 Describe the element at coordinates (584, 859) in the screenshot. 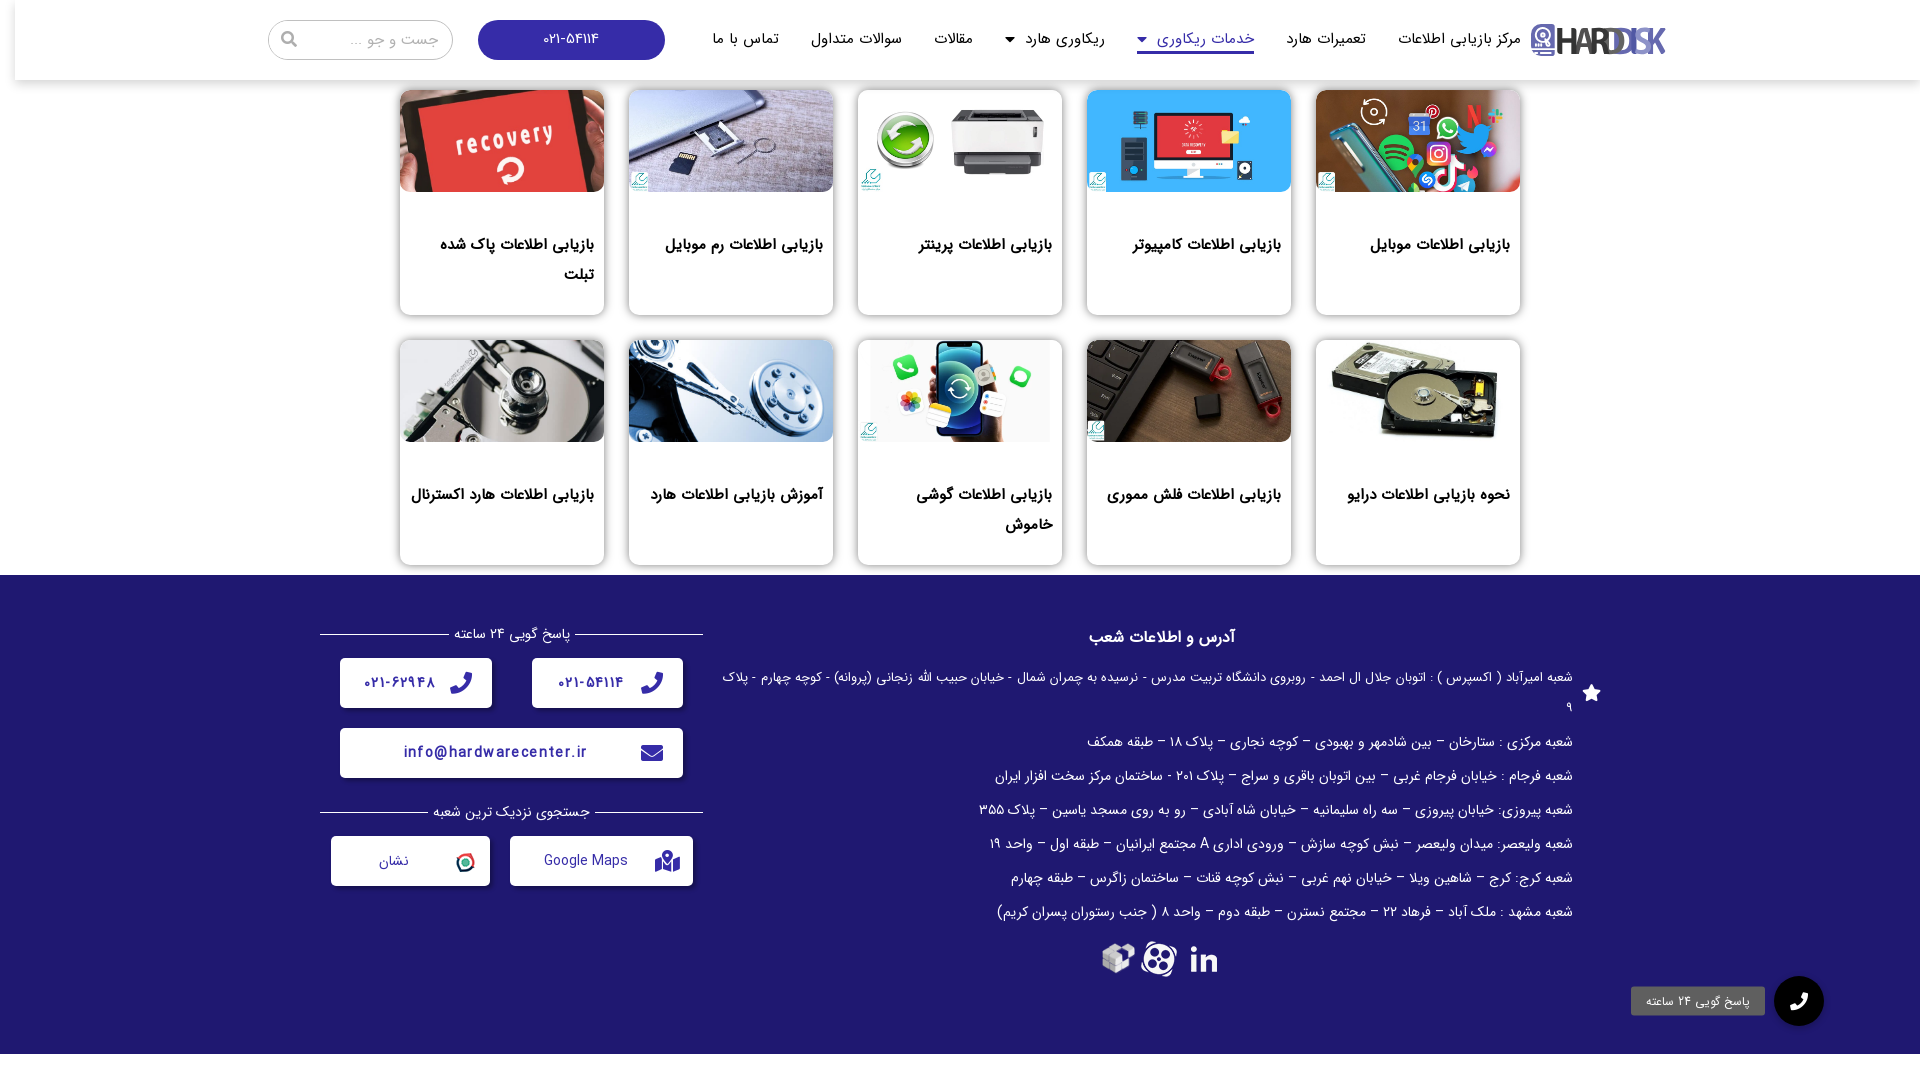

I see `'Google Maps'` at that location.